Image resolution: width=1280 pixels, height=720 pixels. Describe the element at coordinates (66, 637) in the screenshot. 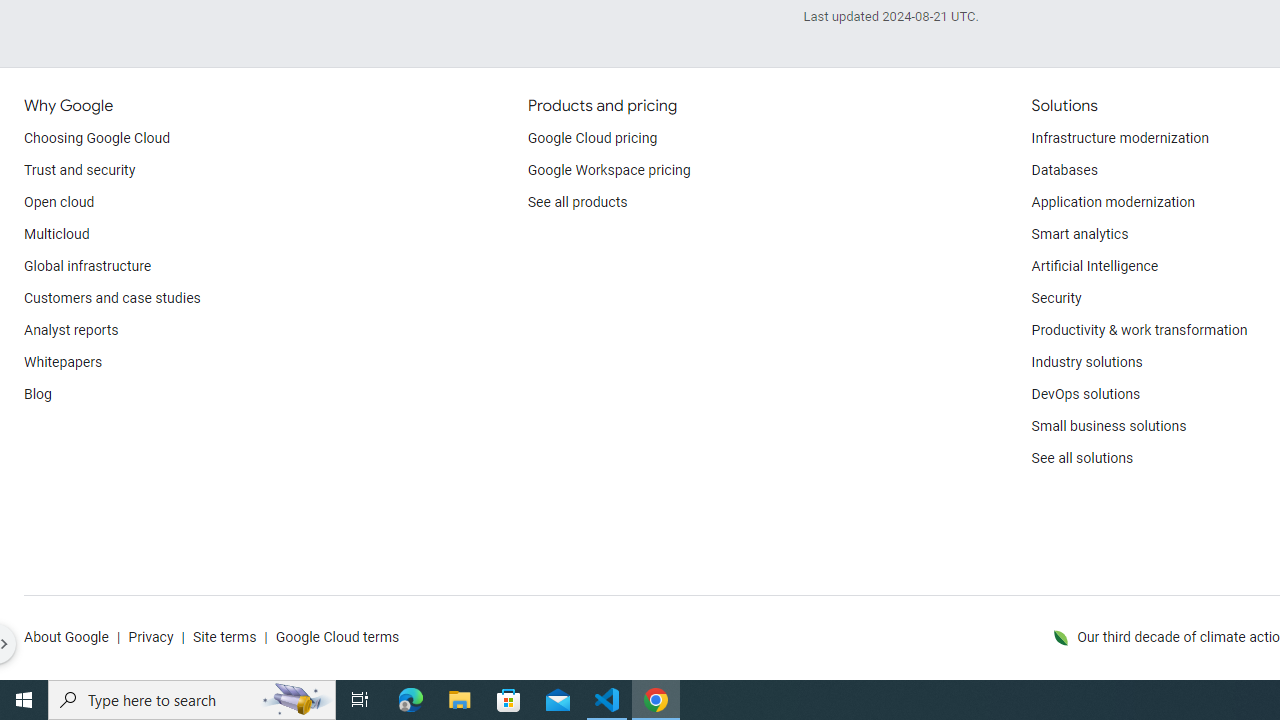

I see `'About Google'` at that location.